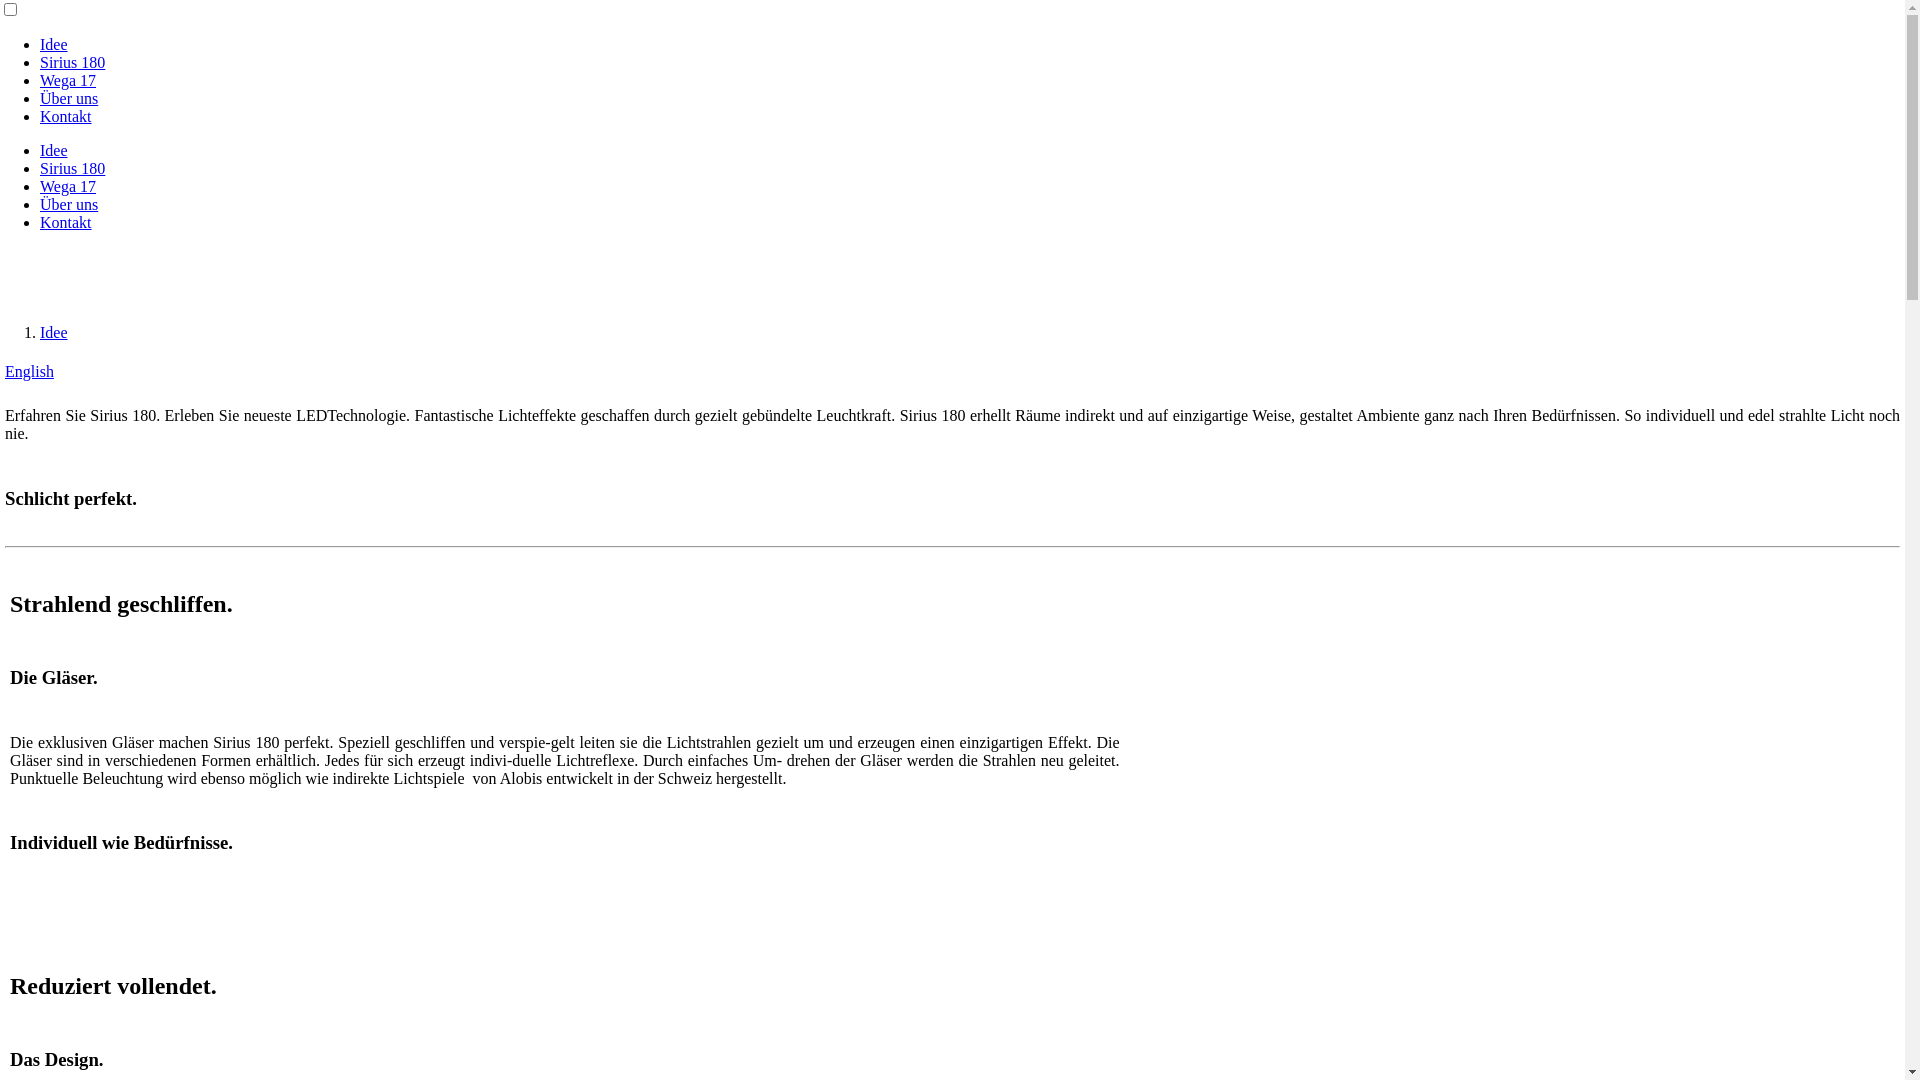 This screenshot has width=1920, height=1080. Describe the element at coordinates (66, 222) in the screenshot. I see `'Kontakt'` at that location.